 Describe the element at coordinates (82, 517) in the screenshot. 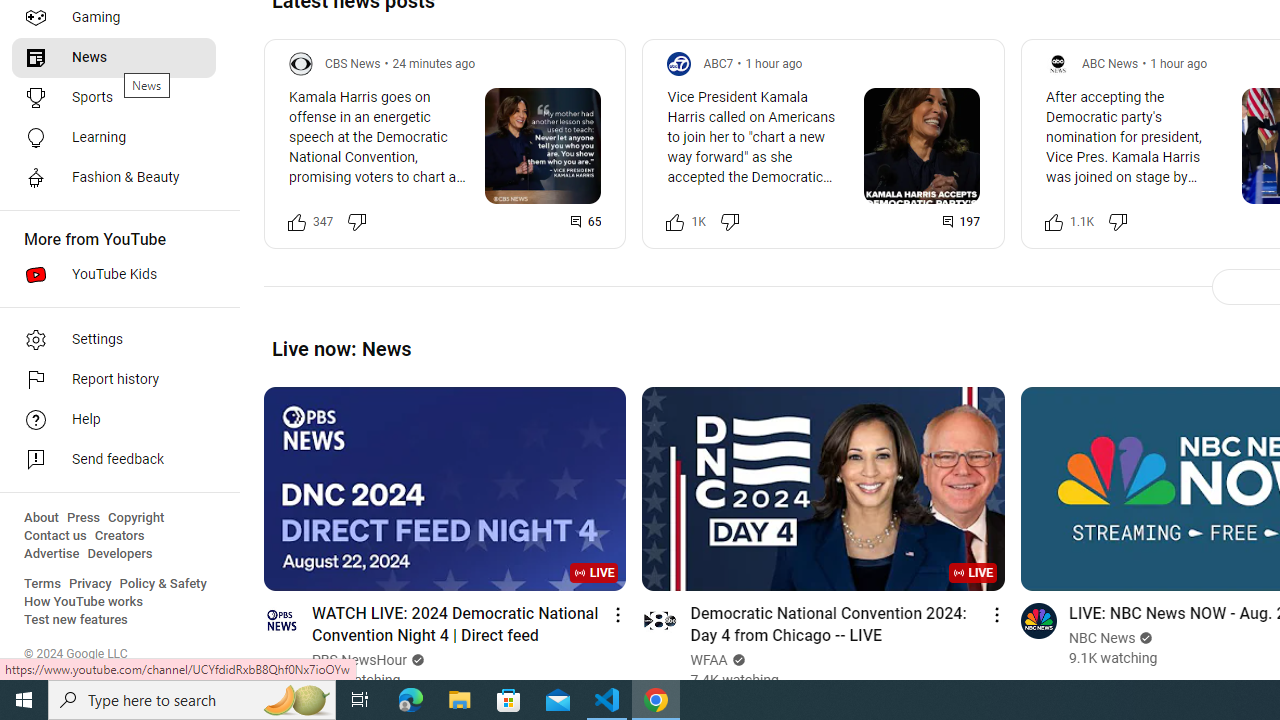

I see `'Press'` at that location.